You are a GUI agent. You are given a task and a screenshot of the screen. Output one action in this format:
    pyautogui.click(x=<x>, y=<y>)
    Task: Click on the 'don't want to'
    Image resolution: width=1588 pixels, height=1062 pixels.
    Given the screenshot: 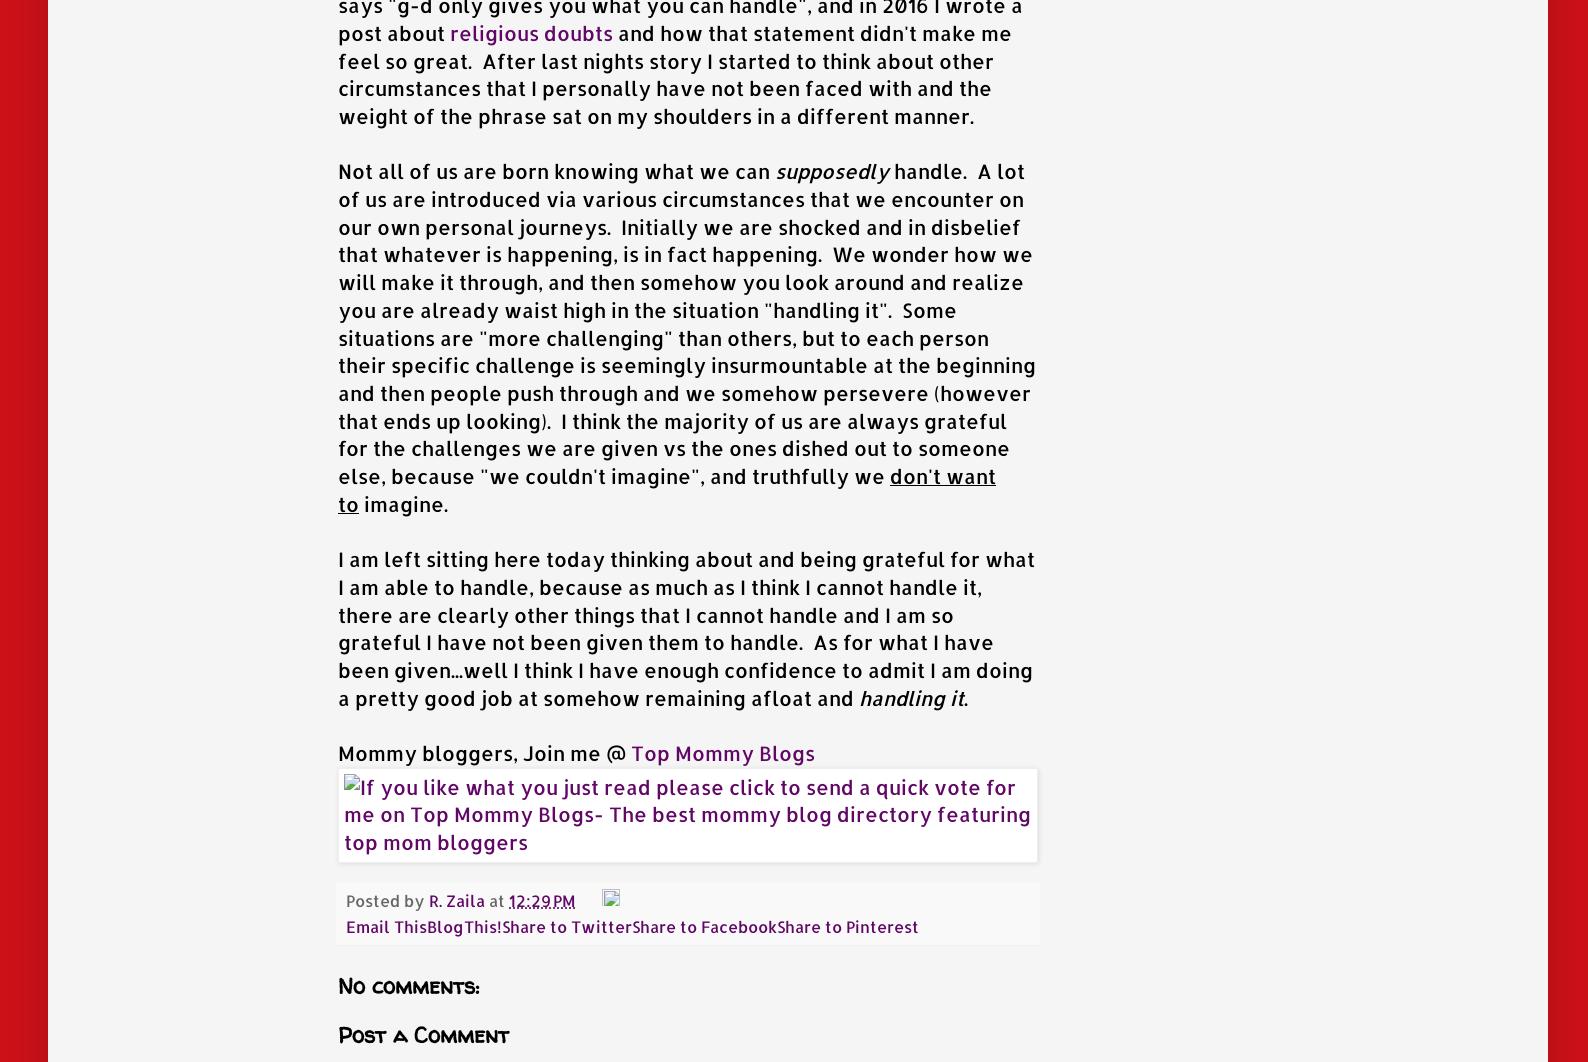 What is the action you would take?
    pyautogui.click(x=666, y=489)
    